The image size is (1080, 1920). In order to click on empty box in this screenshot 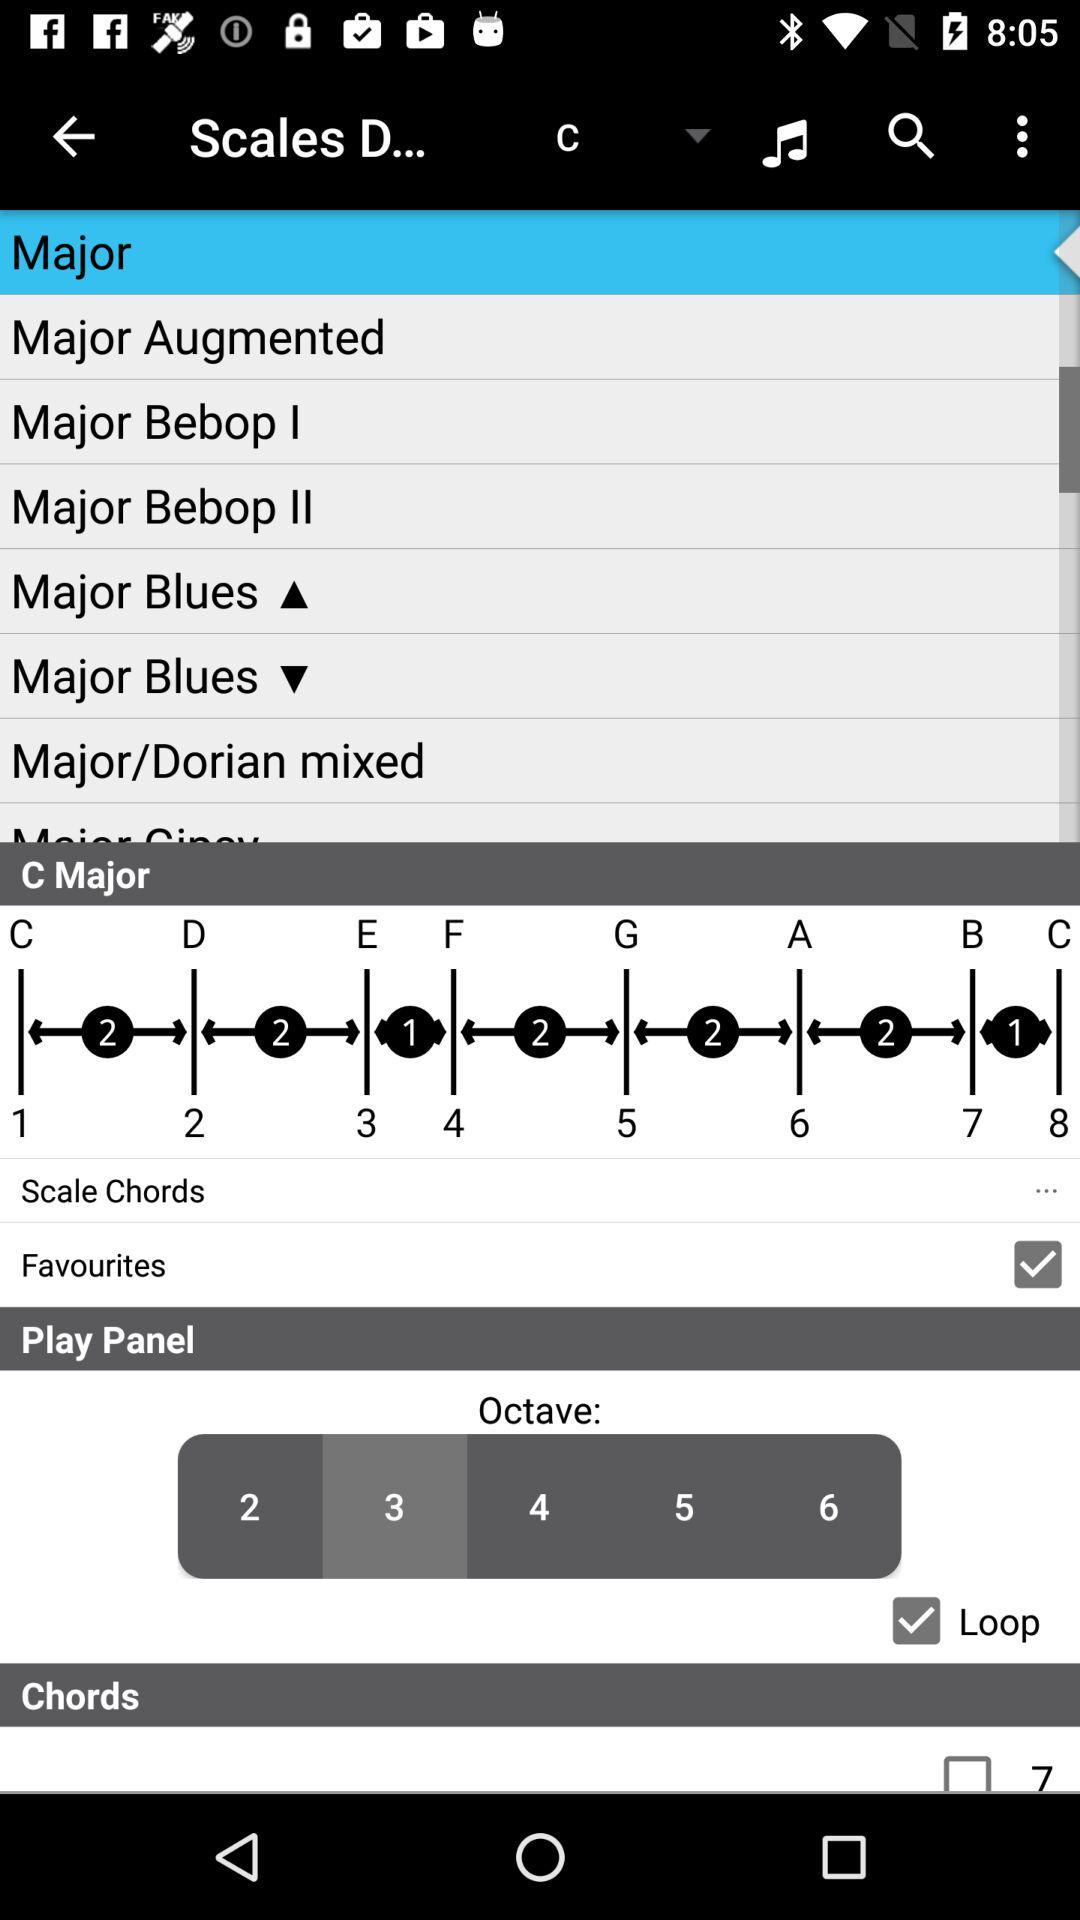, I will do `click(977, 1758)`.